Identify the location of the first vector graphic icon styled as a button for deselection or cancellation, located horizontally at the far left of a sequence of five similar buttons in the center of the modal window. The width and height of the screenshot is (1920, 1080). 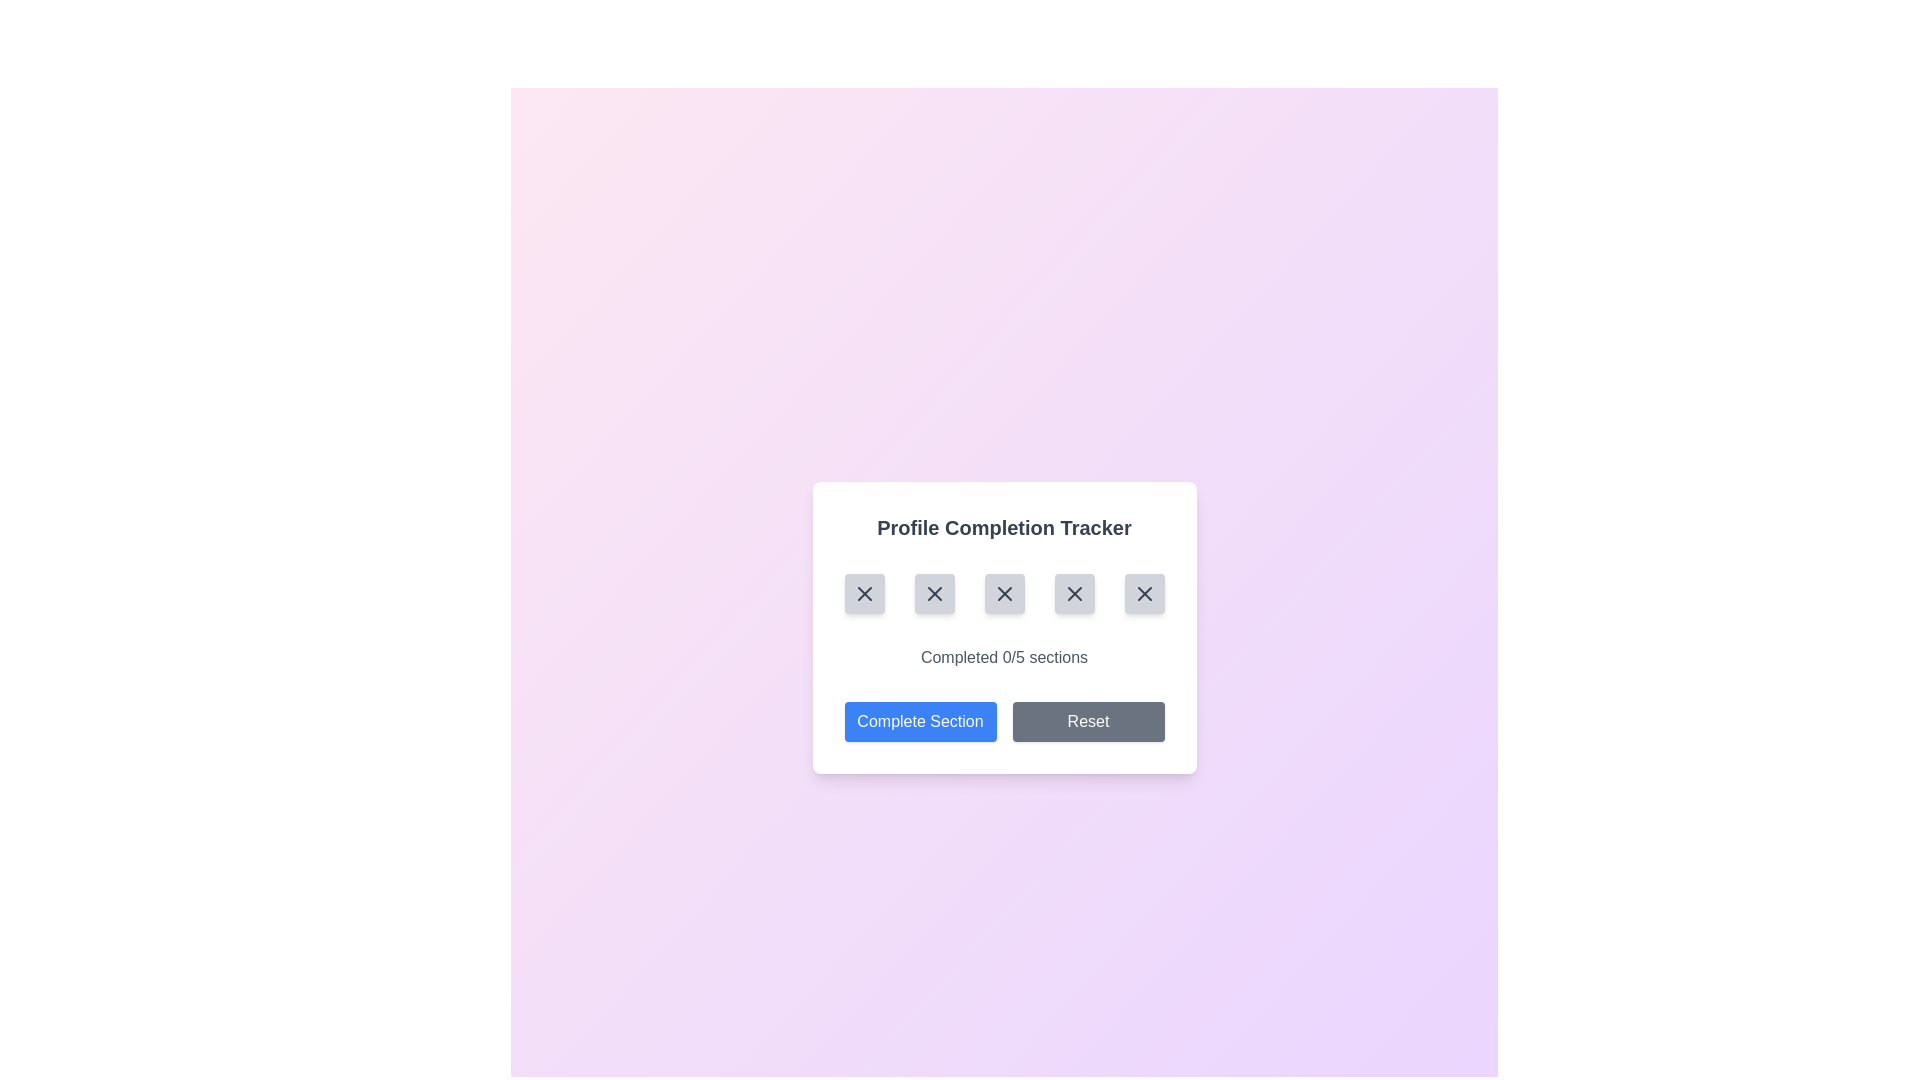
(864, 593).